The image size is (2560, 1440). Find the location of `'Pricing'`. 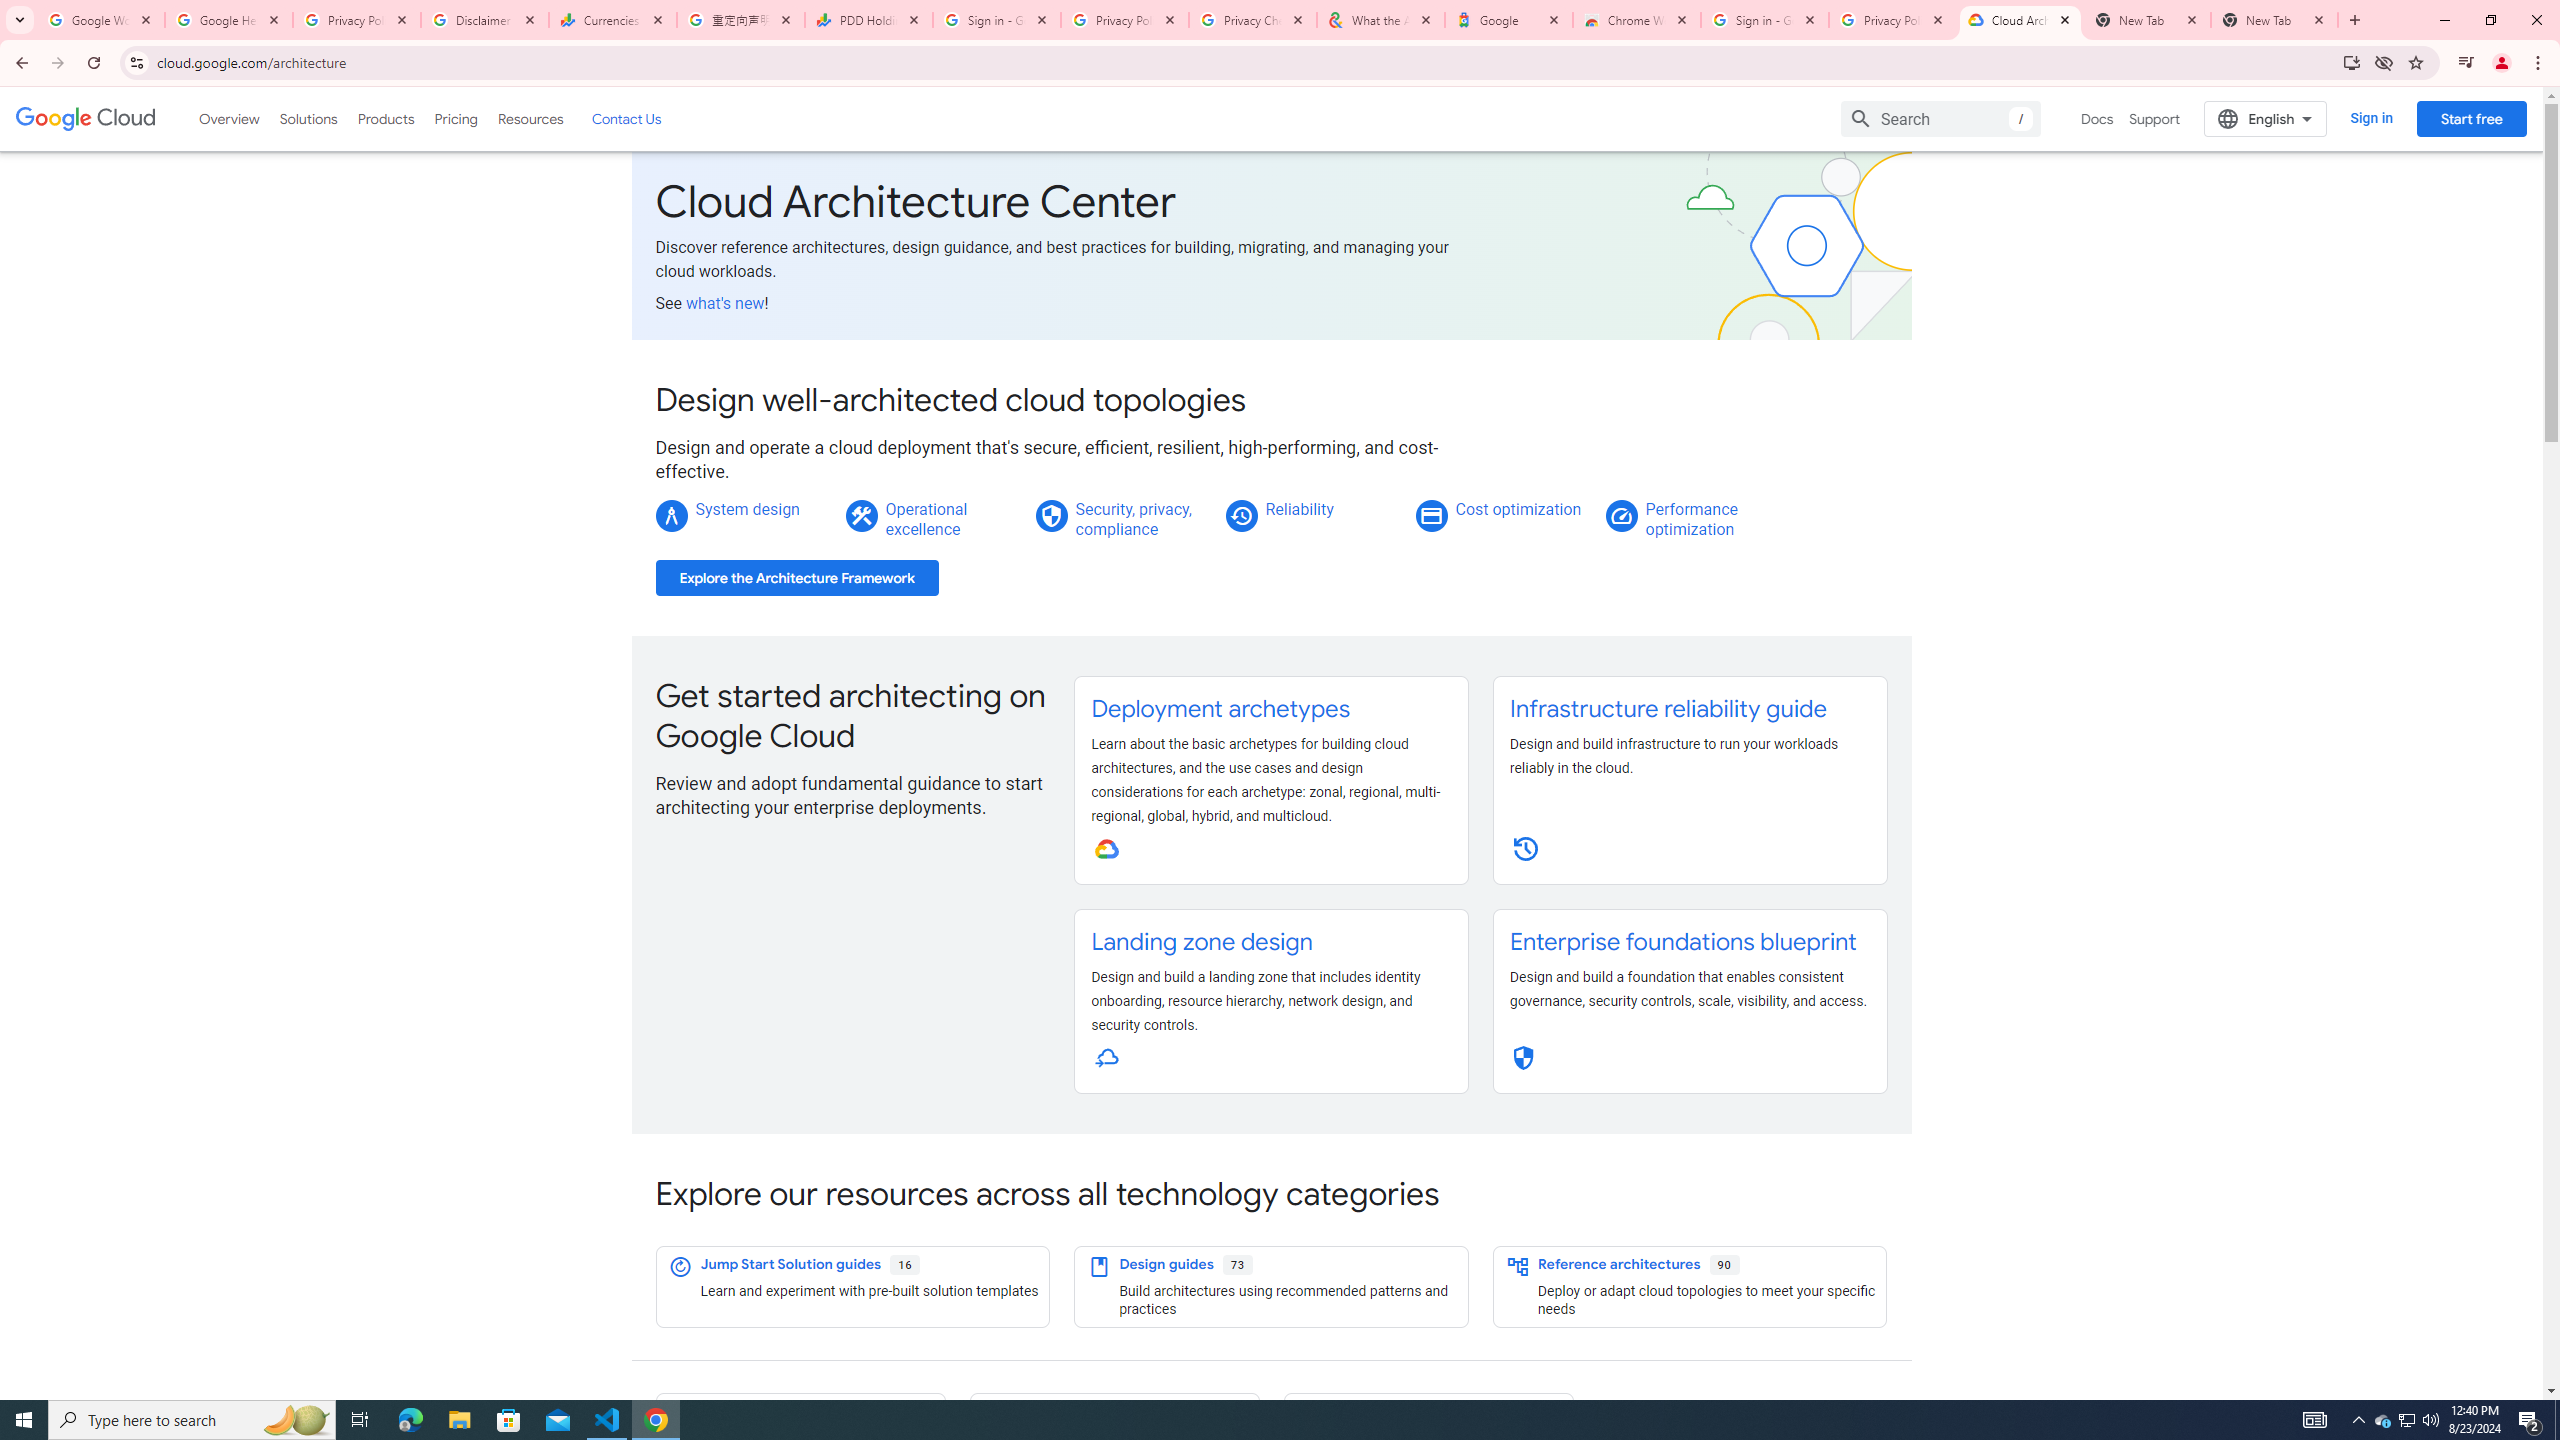

'Pricing' is located at coordinates (456, 118).